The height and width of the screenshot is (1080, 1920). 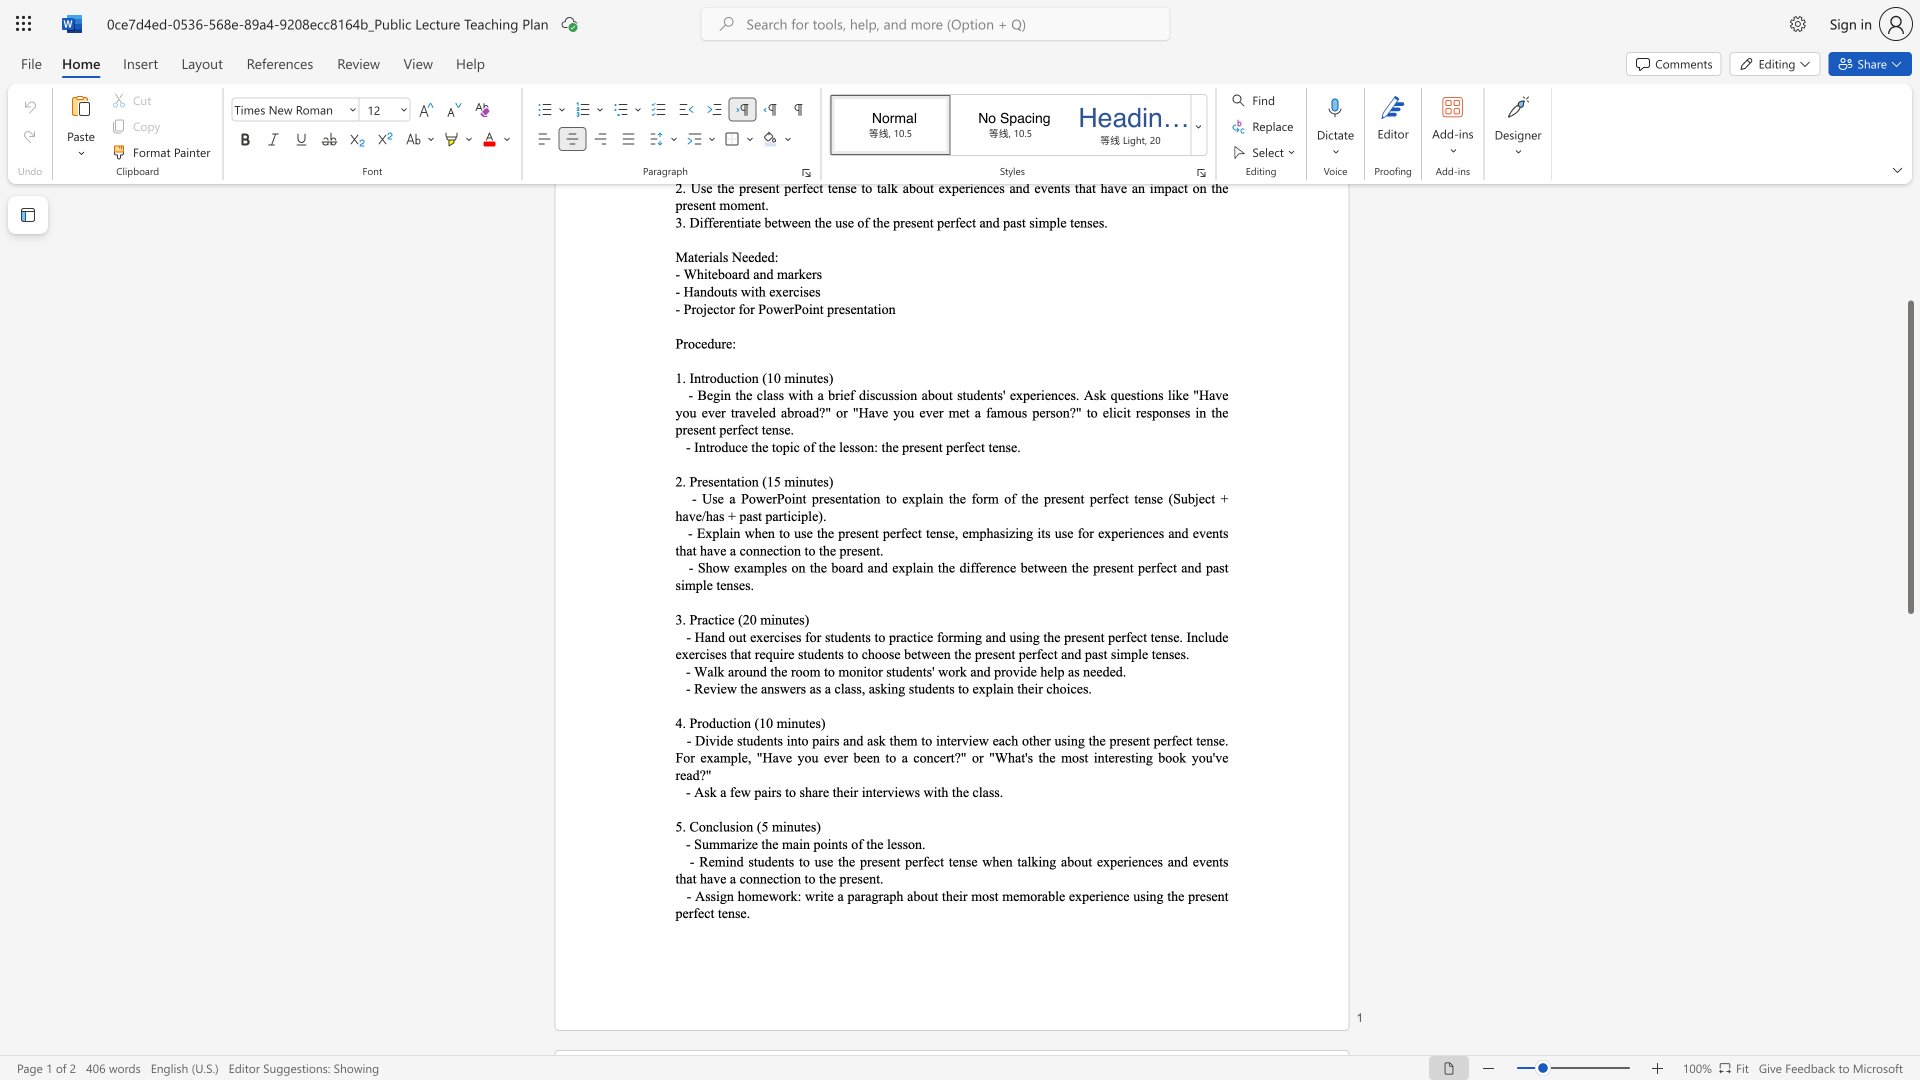 What do you see at coordinates (1909, 457) in the screenshot?
I see `the scrollbar and move down 710 pixels` at bounding box center [1909, 457].